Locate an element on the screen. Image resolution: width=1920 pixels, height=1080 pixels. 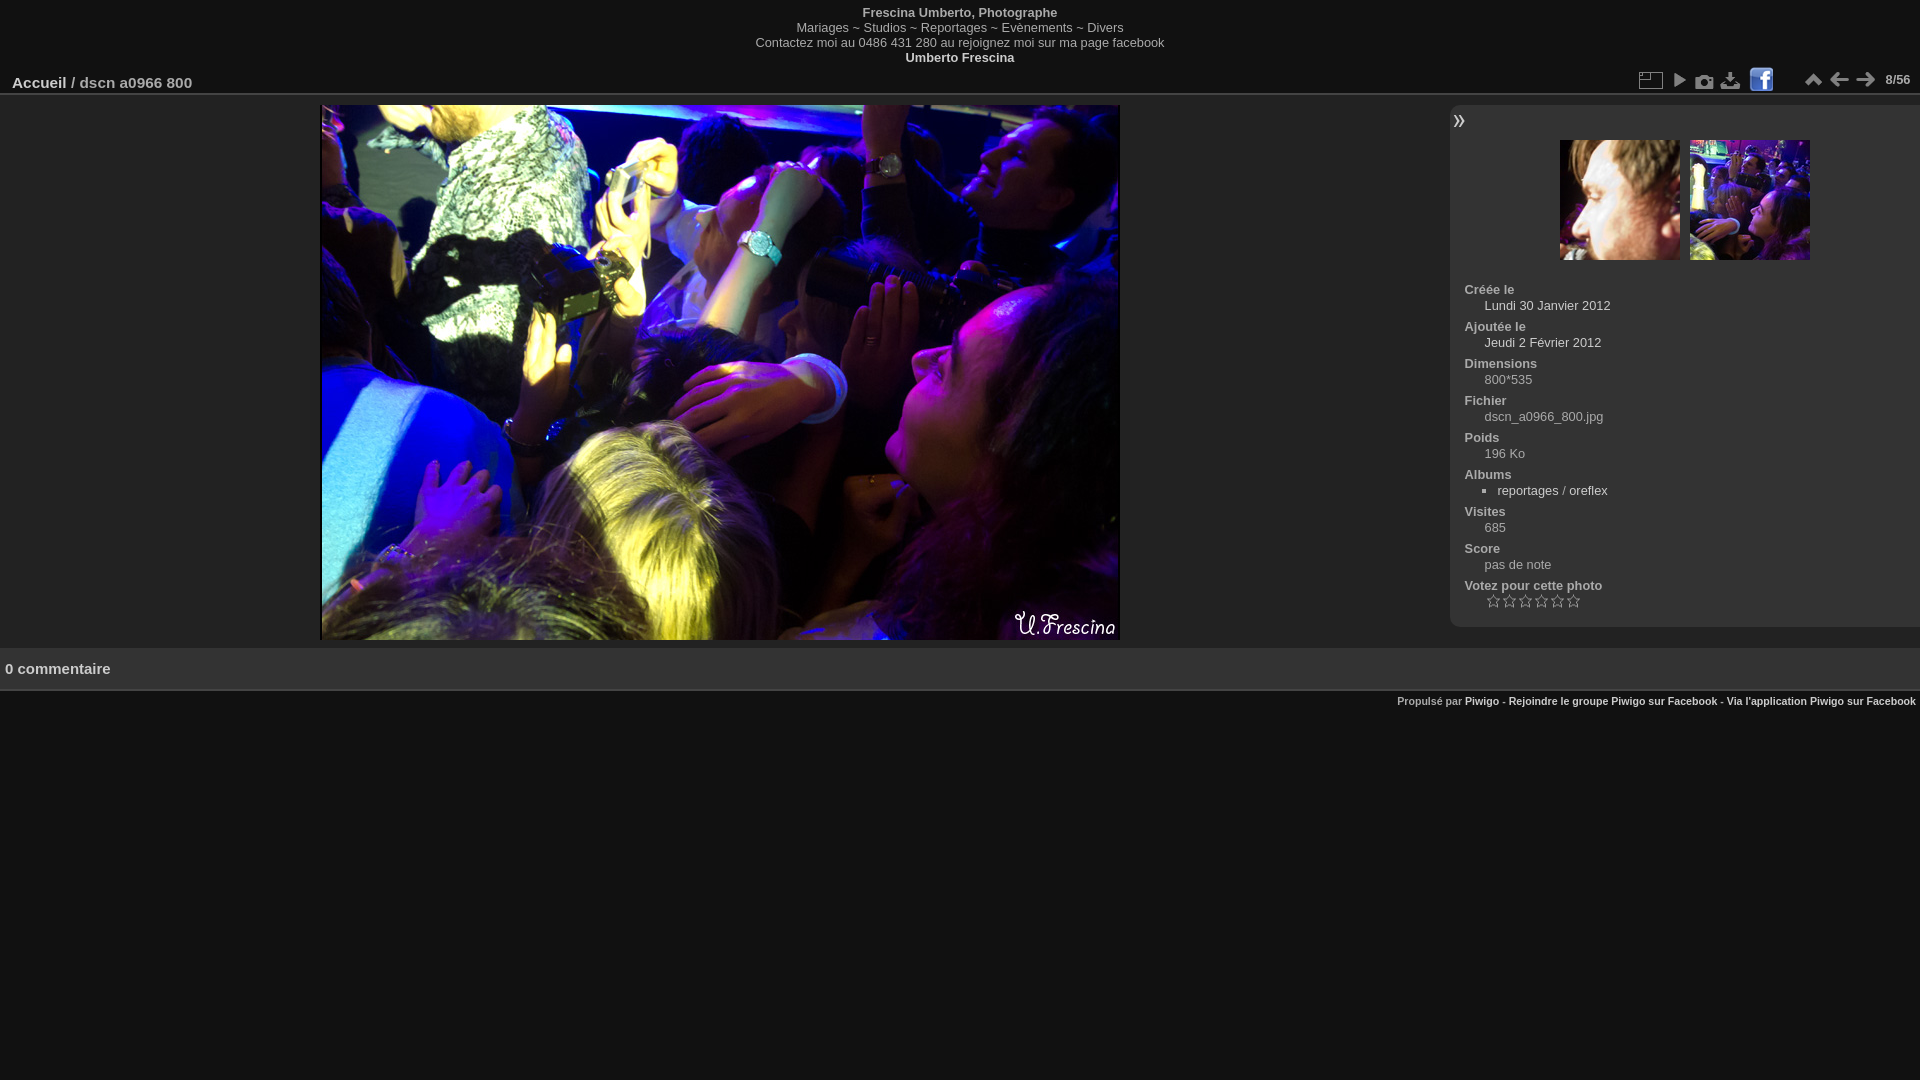
'oreflex' is located at coordinates (1587, 490).